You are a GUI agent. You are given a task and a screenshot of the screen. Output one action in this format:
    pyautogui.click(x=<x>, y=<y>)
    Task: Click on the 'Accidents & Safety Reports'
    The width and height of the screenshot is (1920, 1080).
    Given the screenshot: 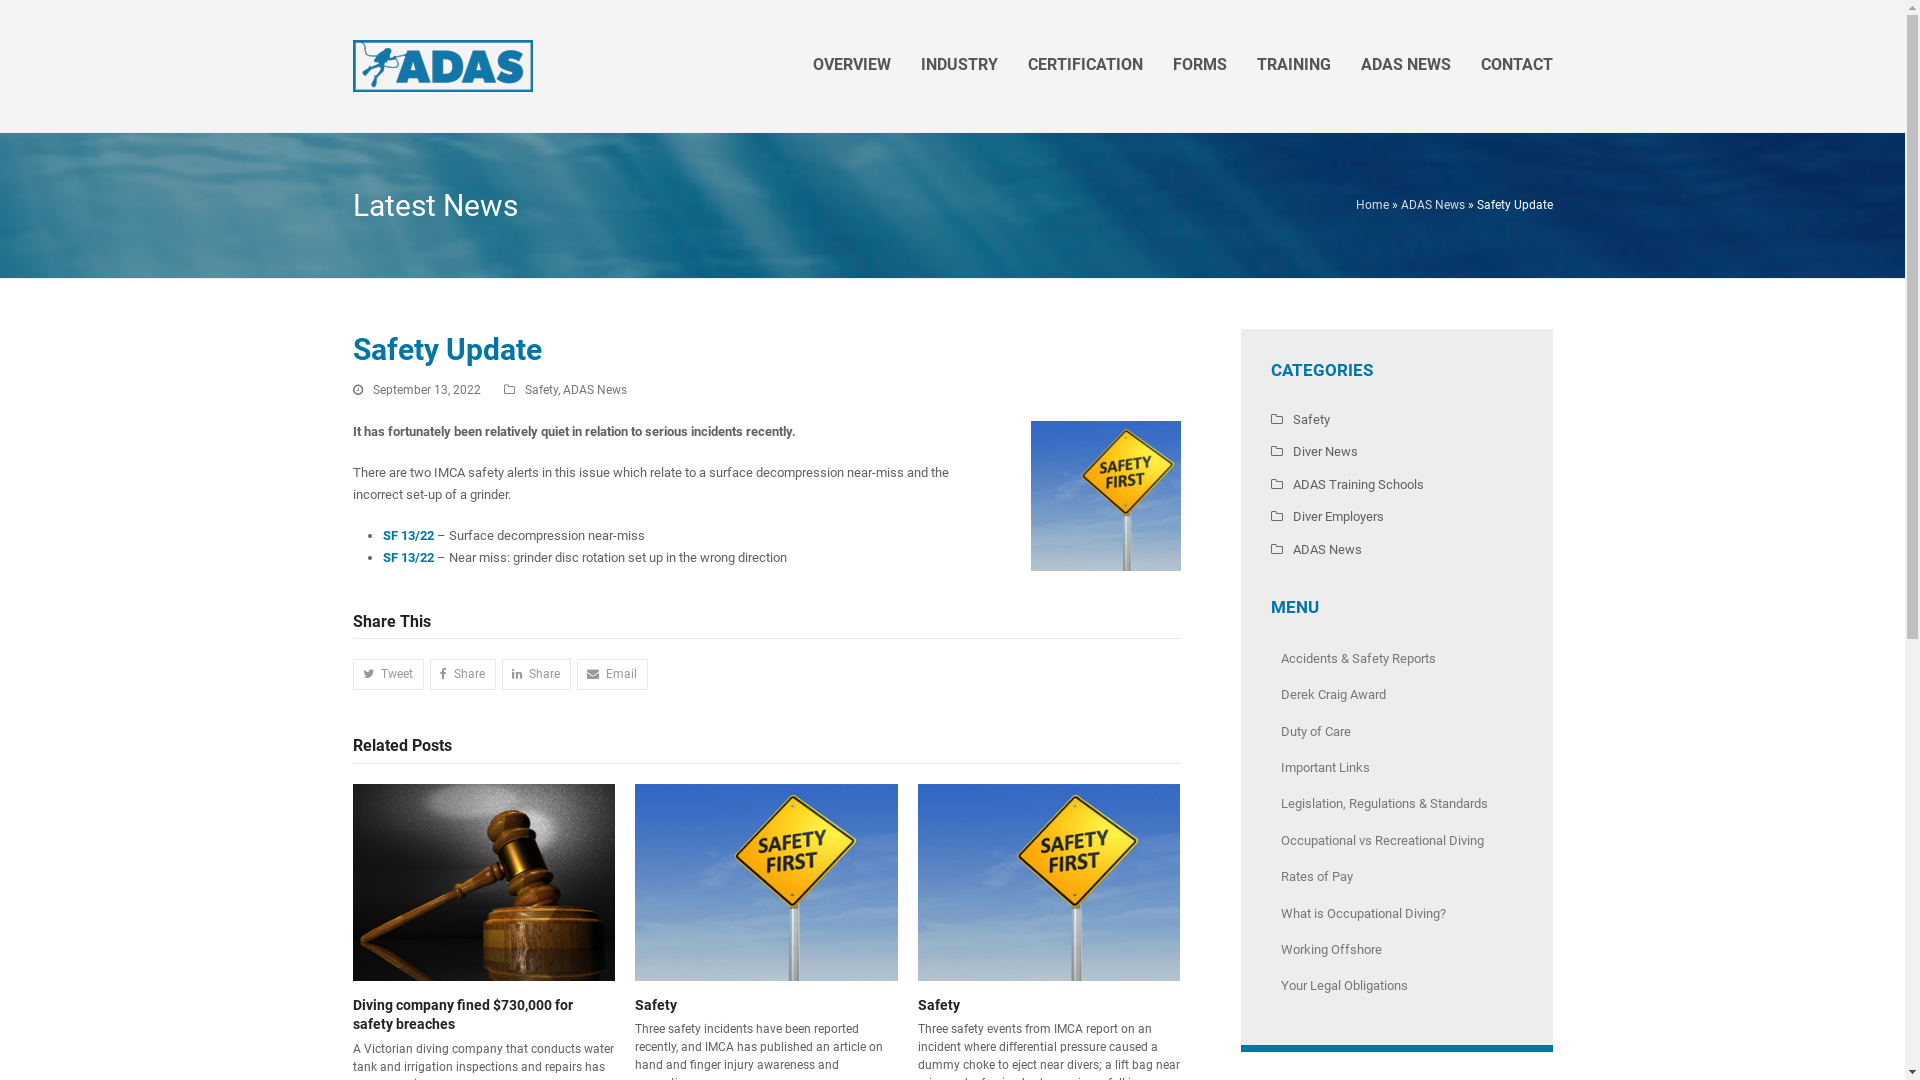 What is the action you would take?
    pyautogui.click(x=1395, y=658)
    